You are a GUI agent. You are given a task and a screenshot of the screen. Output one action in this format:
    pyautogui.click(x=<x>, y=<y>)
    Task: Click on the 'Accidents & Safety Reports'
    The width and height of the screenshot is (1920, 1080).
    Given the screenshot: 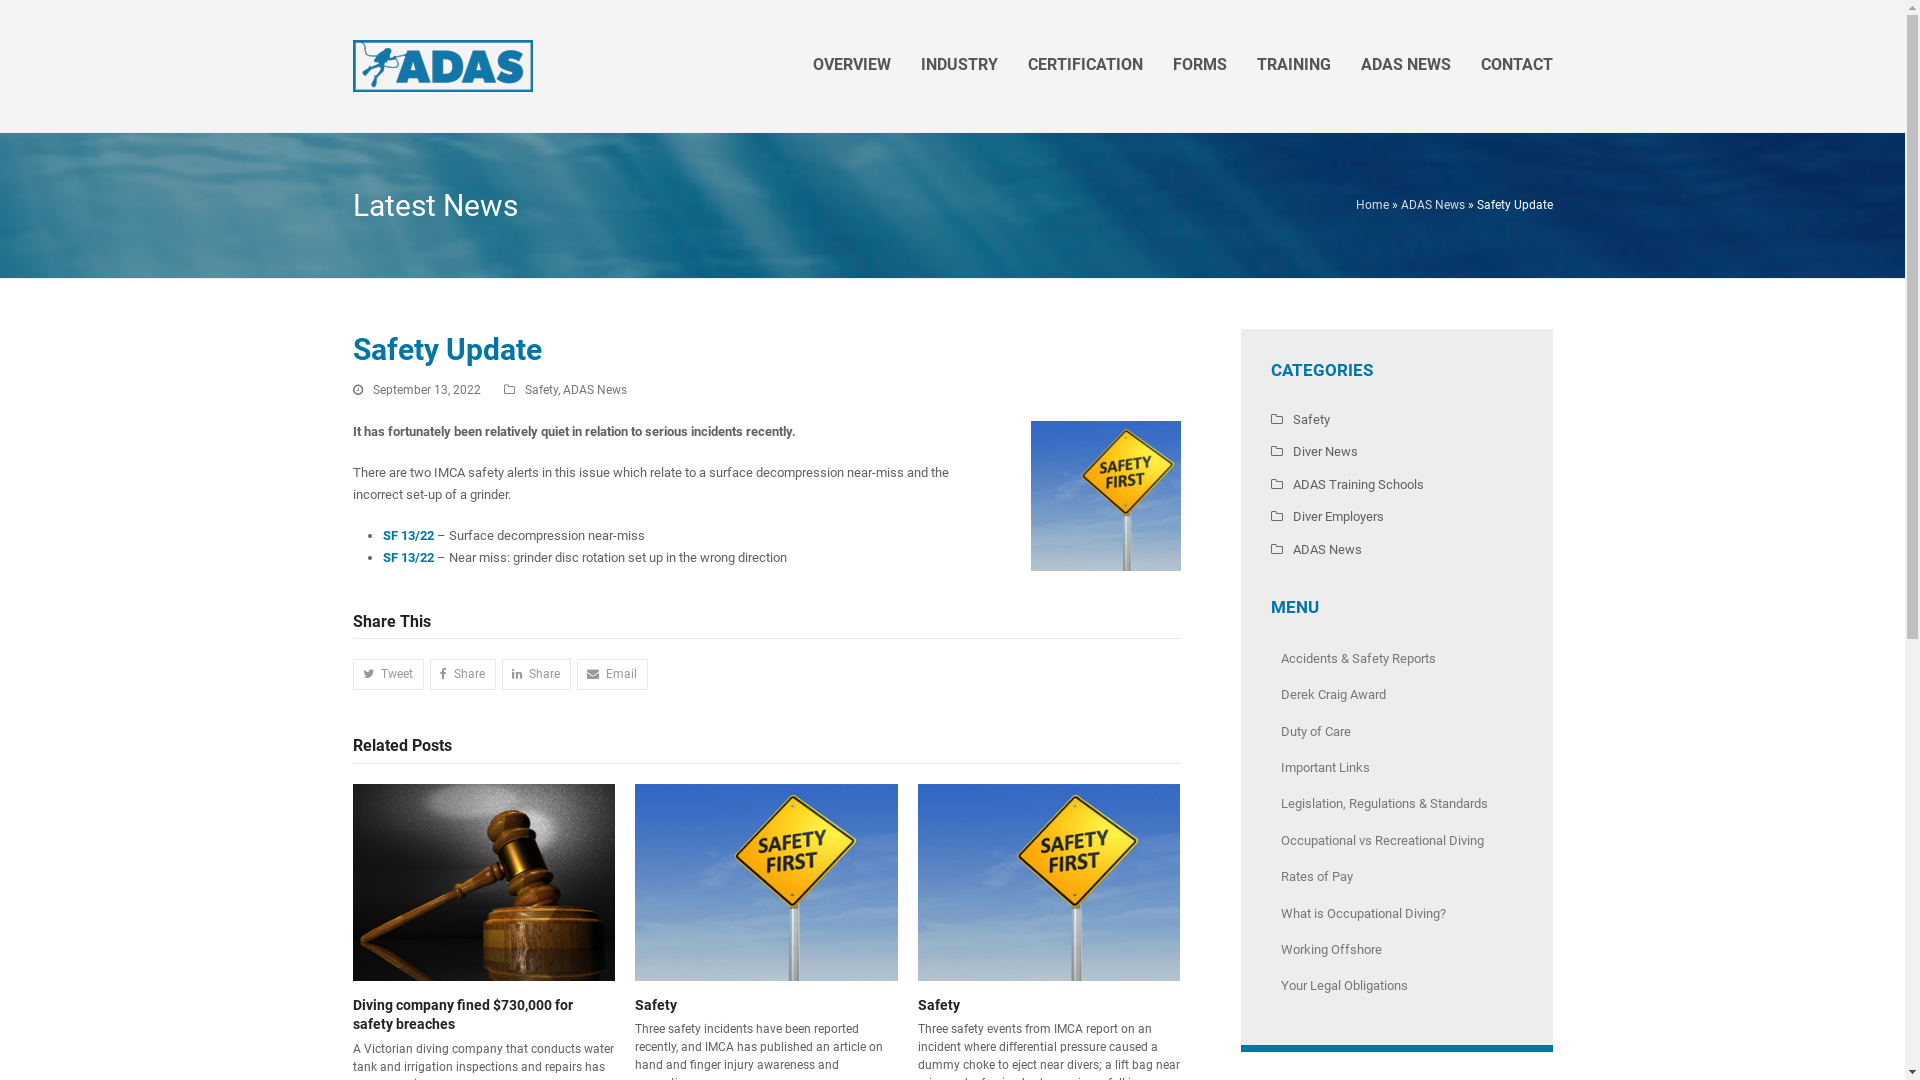 What is the action you would take?
    pyautogui.click(x=1395, y=658)
    